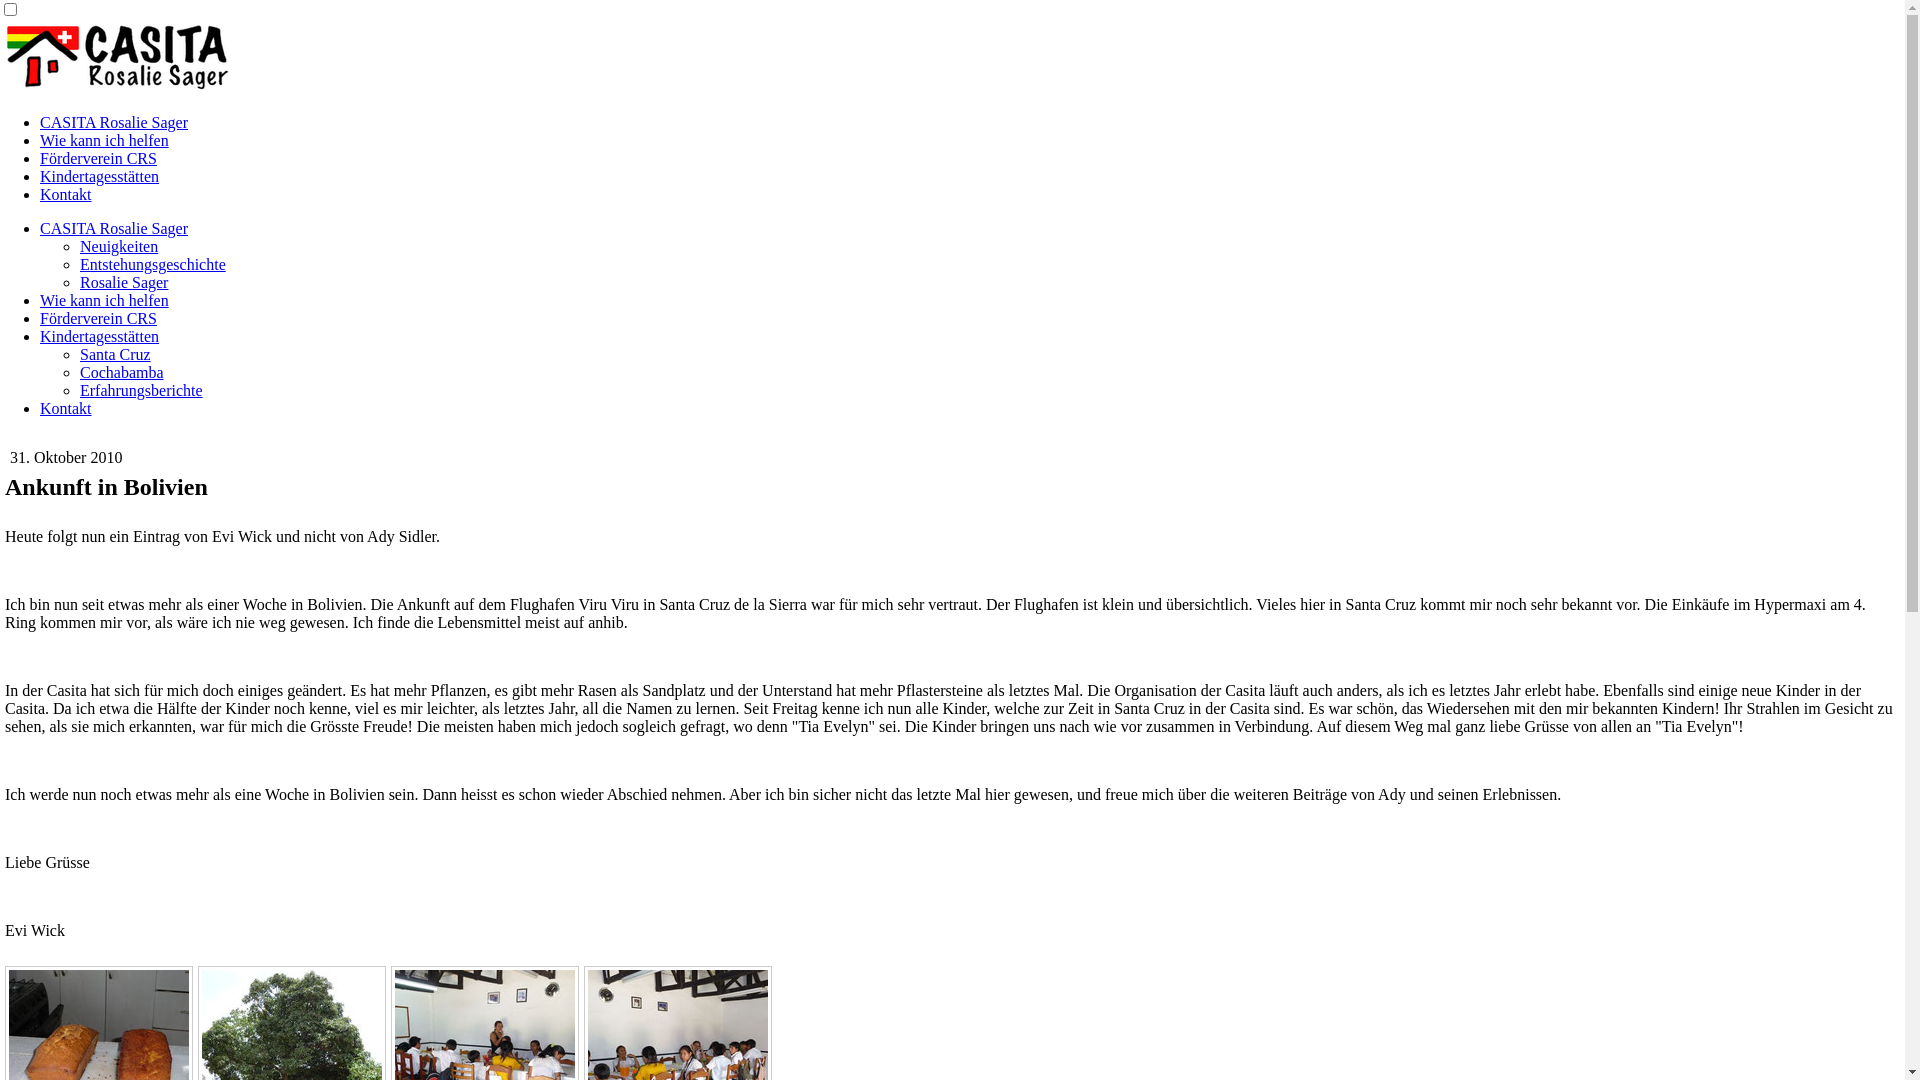 This screenshot has width=1920, height=1080. What do you see at coordinates (118, 245) in the screenshot?
I see `'Neuigkeiten'` at bounding box center [118, 245].